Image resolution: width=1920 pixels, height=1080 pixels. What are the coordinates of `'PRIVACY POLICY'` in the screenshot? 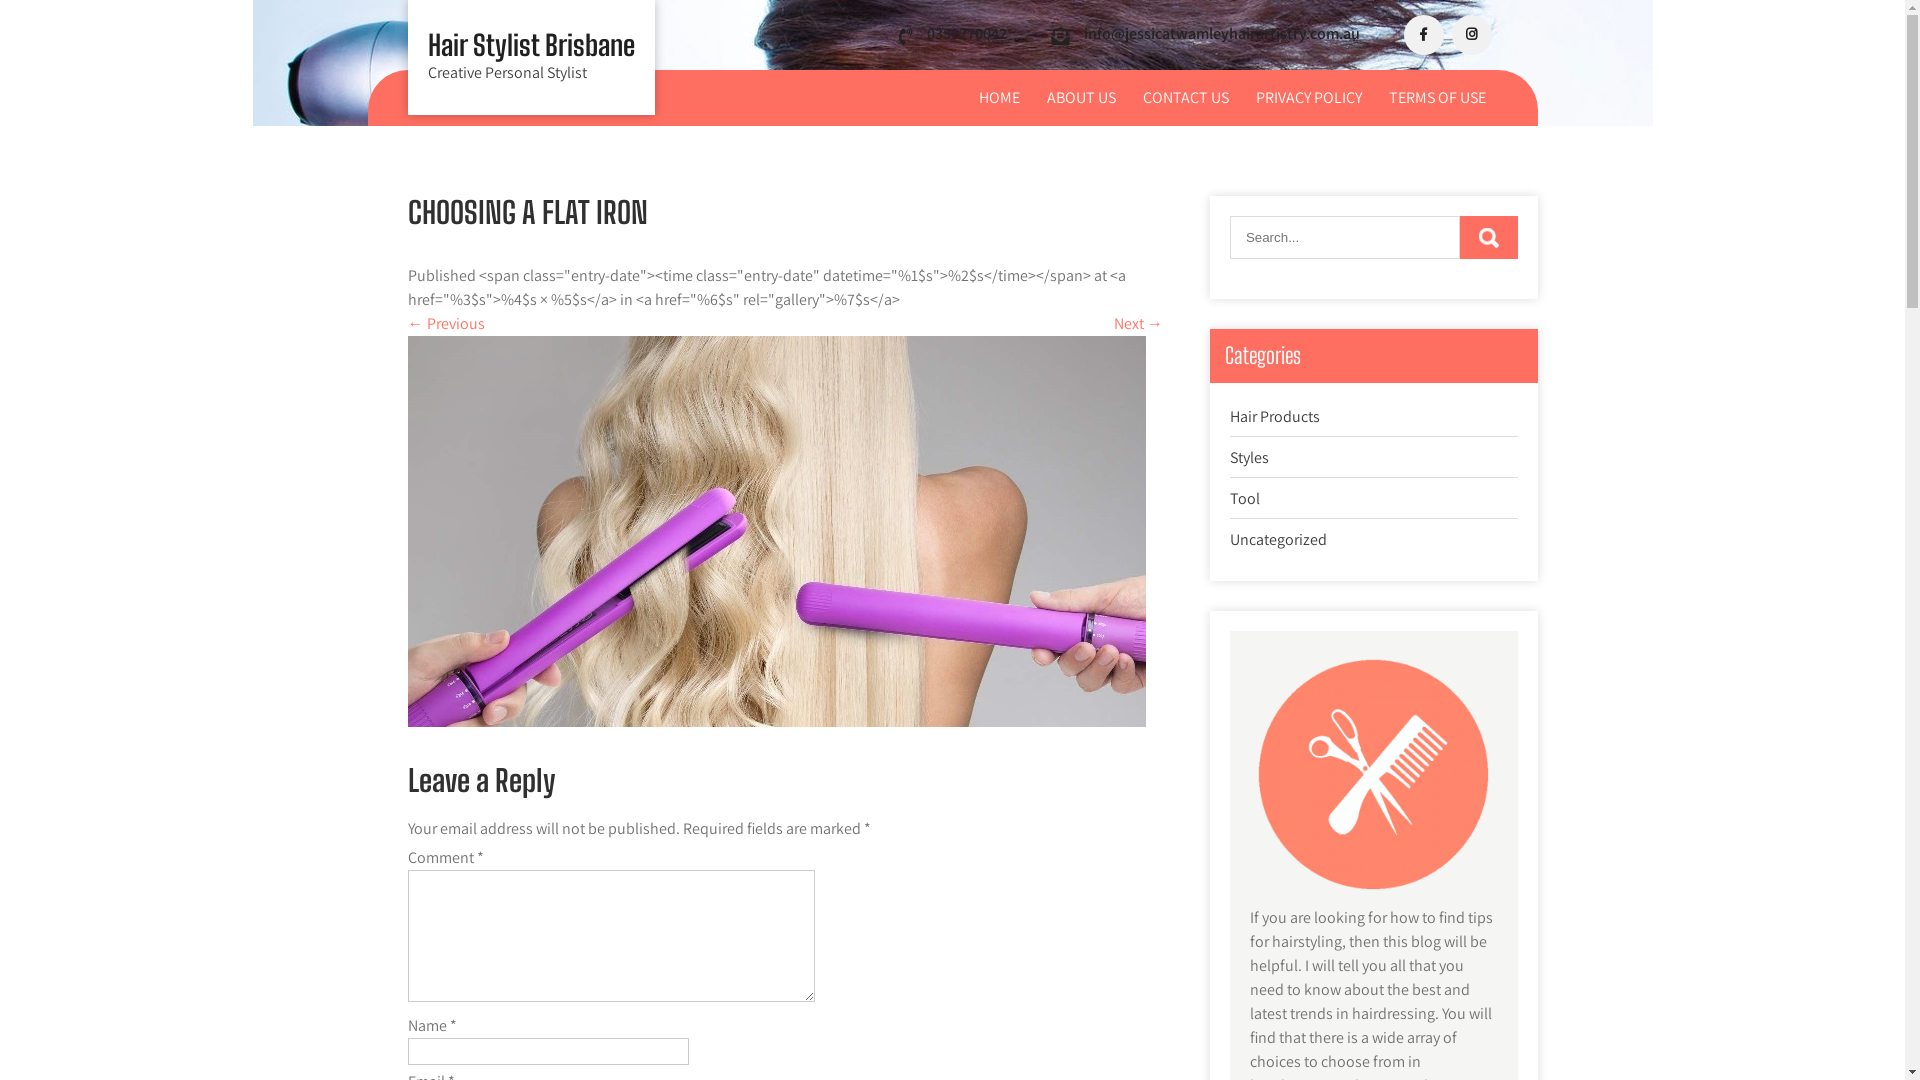 It's located at (1242, 97).